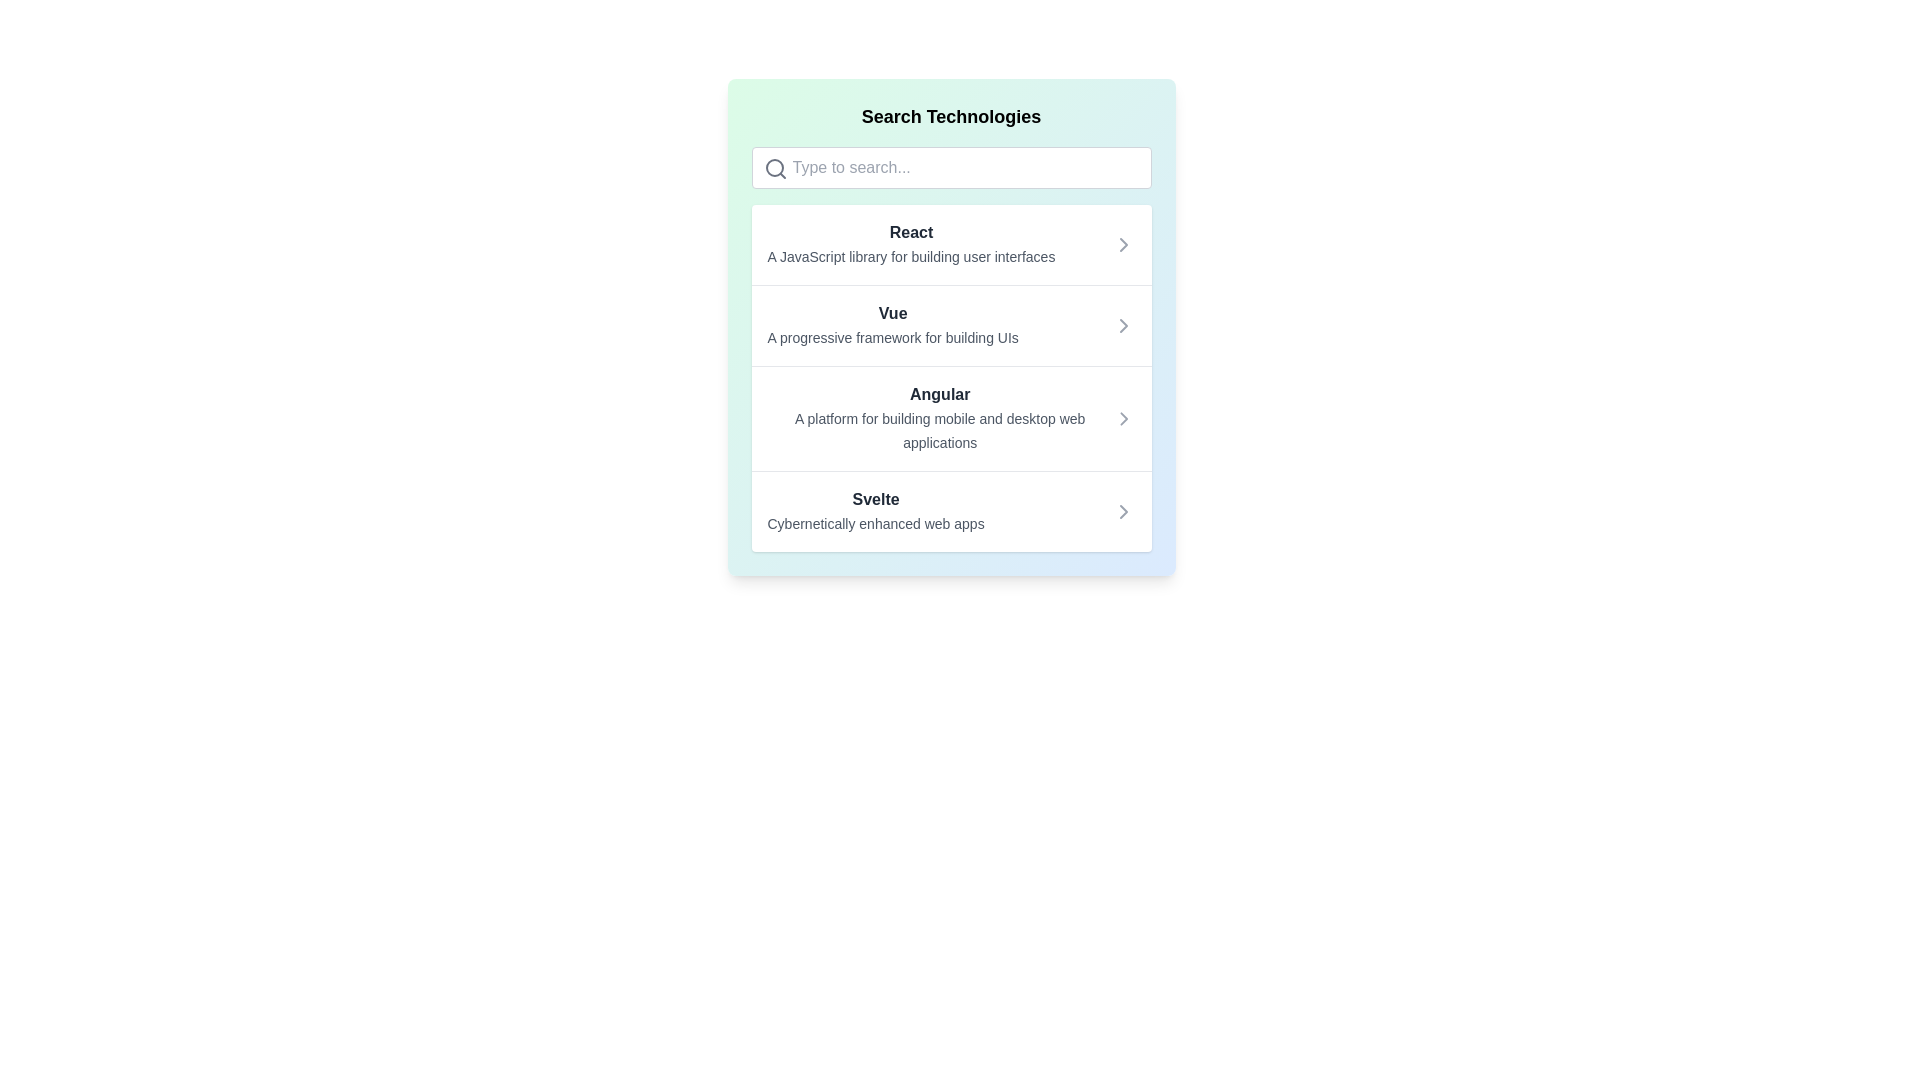 This screenshot has height=1080, width=1920. I want to click on the right-facing chevron icon located within the 'Angular' list item, positioned to the far right of the text 'Angular' and 'A platform for building mobile and desktop web applications' for feedback, so click(1124, 418).